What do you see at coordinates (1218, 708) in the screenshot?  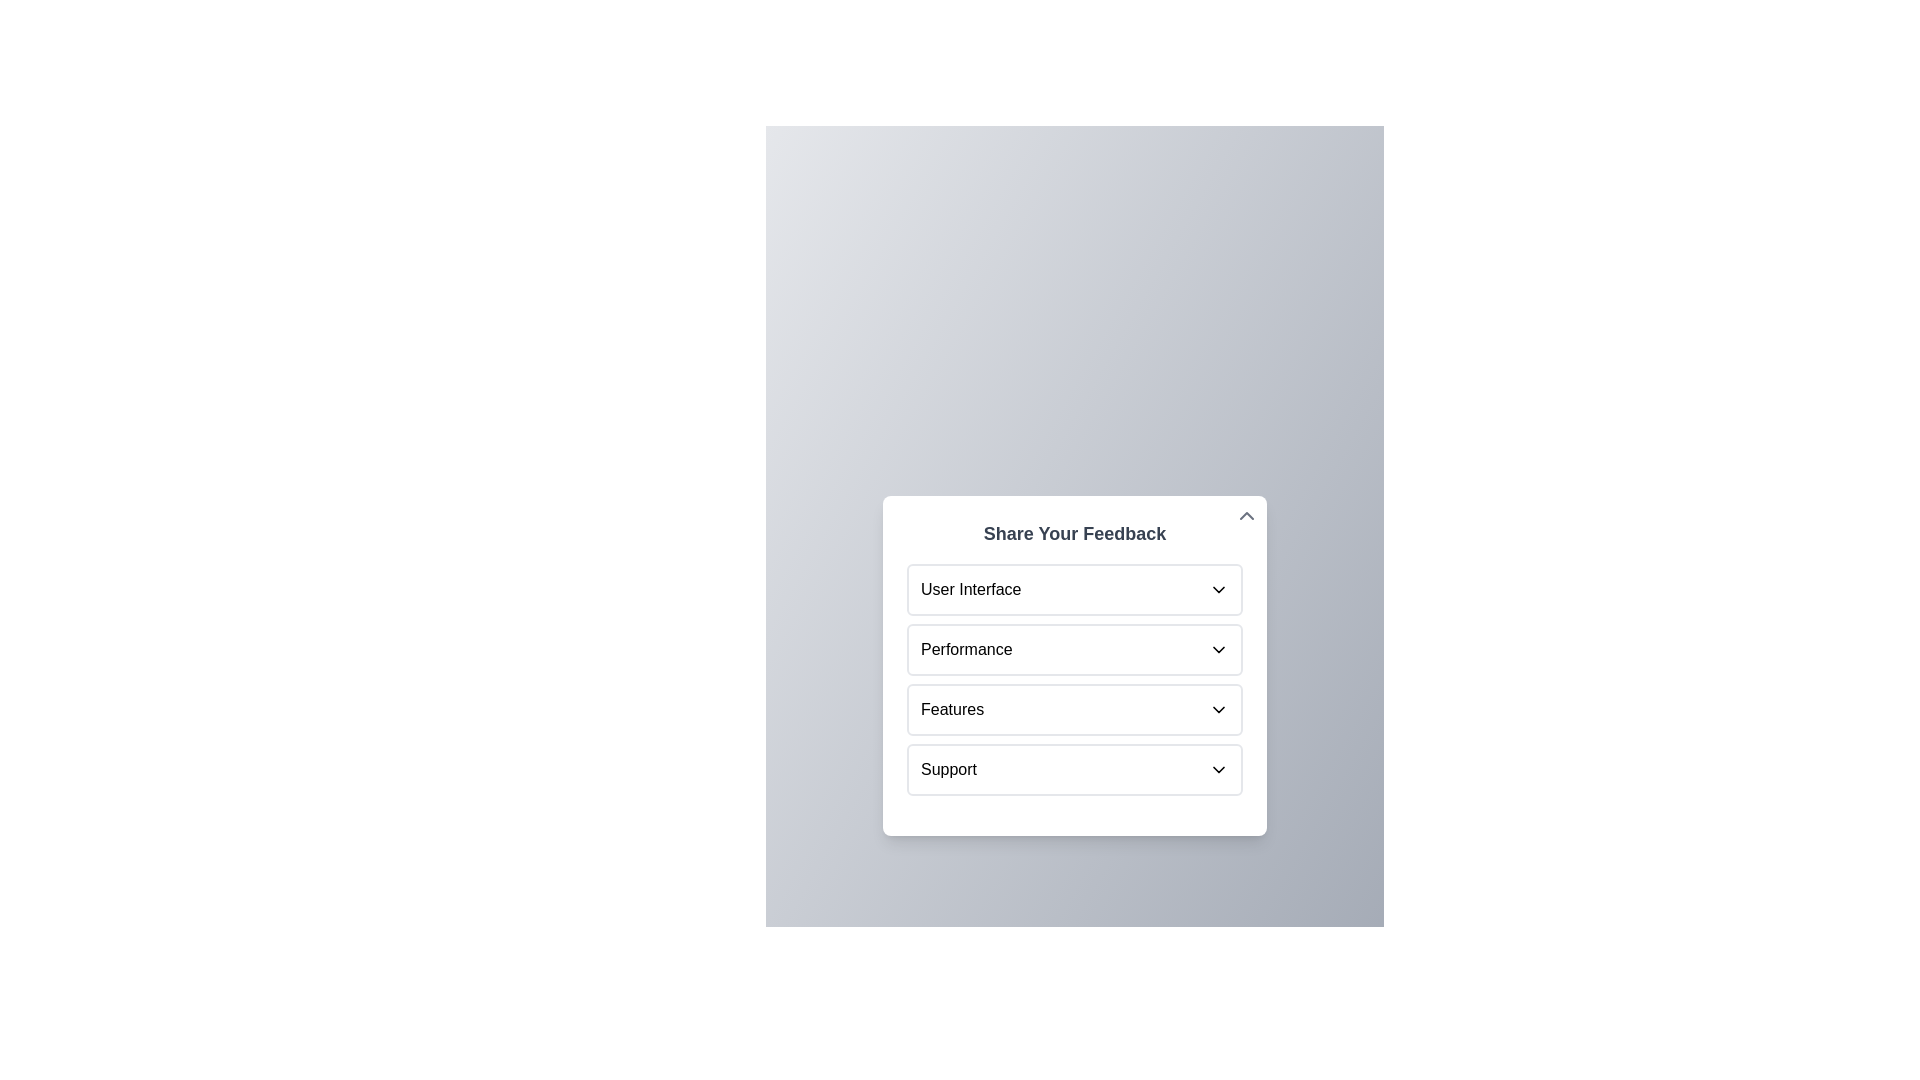 I see `the visual state of the Dropdown Indicator Icon located within the 'Features' section, which indicates the presence of a dropdown menu` at bounding box center [1218, 708].